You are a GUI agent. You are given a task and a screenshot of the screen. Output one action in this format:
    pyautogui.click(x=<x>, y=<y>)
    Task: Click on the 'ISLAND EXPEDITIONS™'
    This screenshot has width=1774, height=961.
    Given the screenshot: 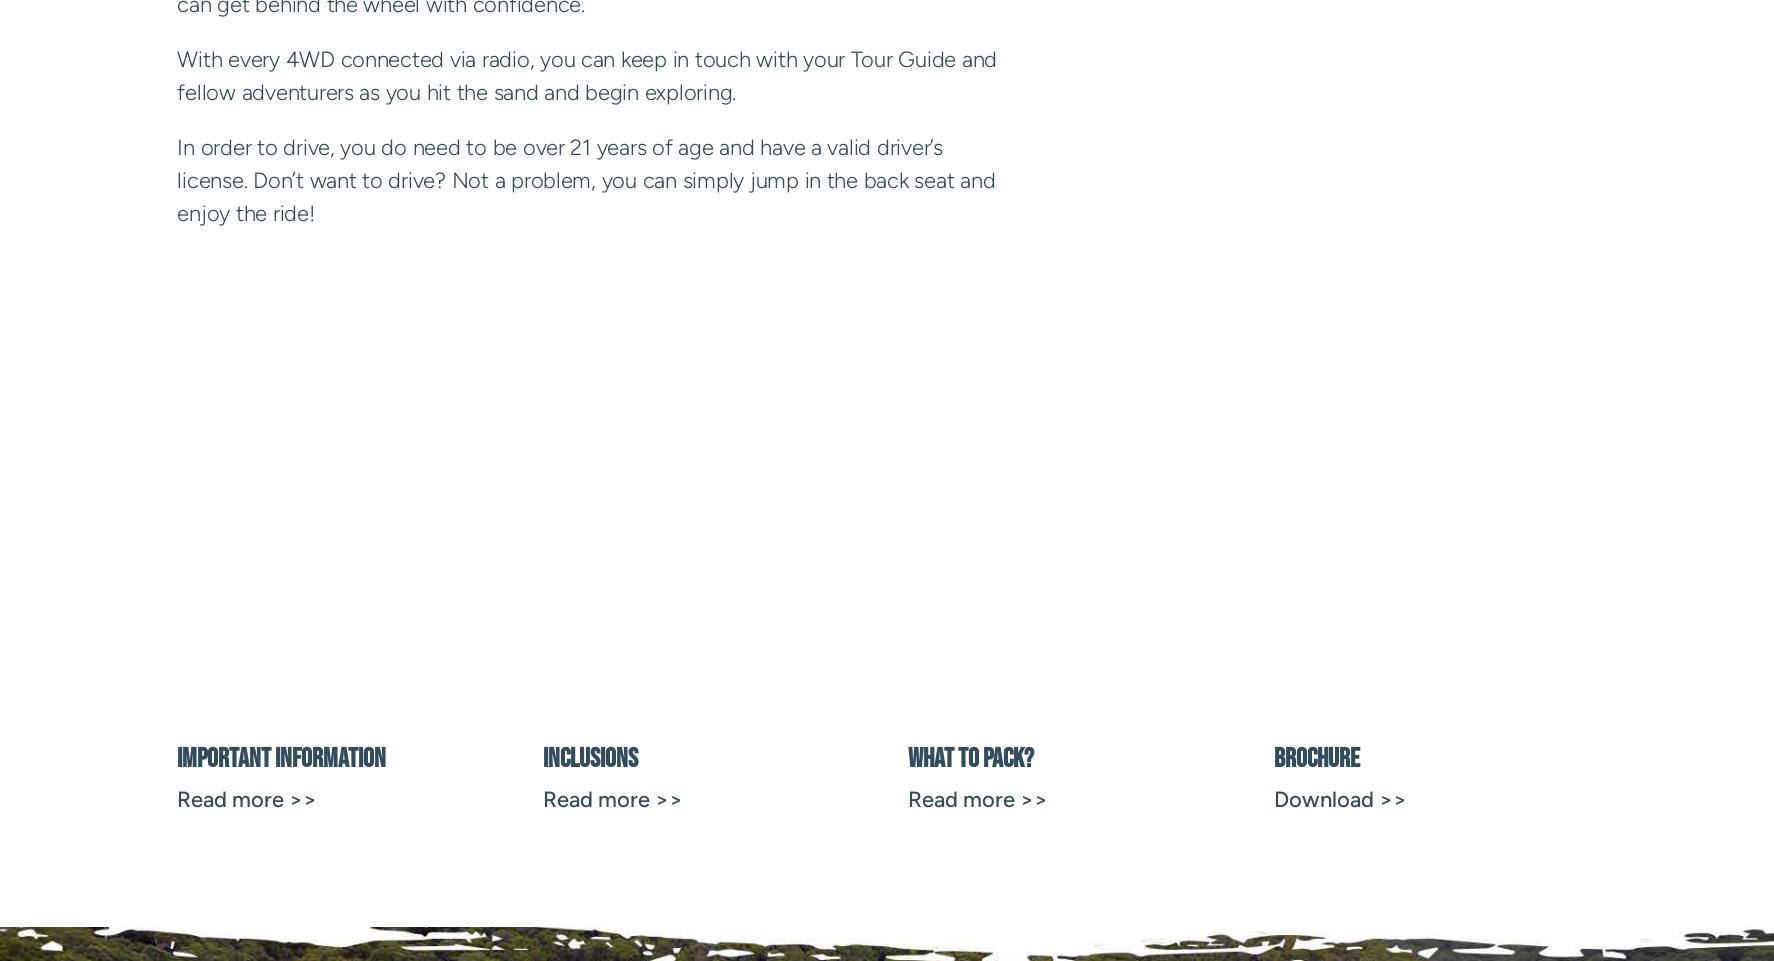 What is the action you would take?
    pyautogui.click(x=321, y=551)
    